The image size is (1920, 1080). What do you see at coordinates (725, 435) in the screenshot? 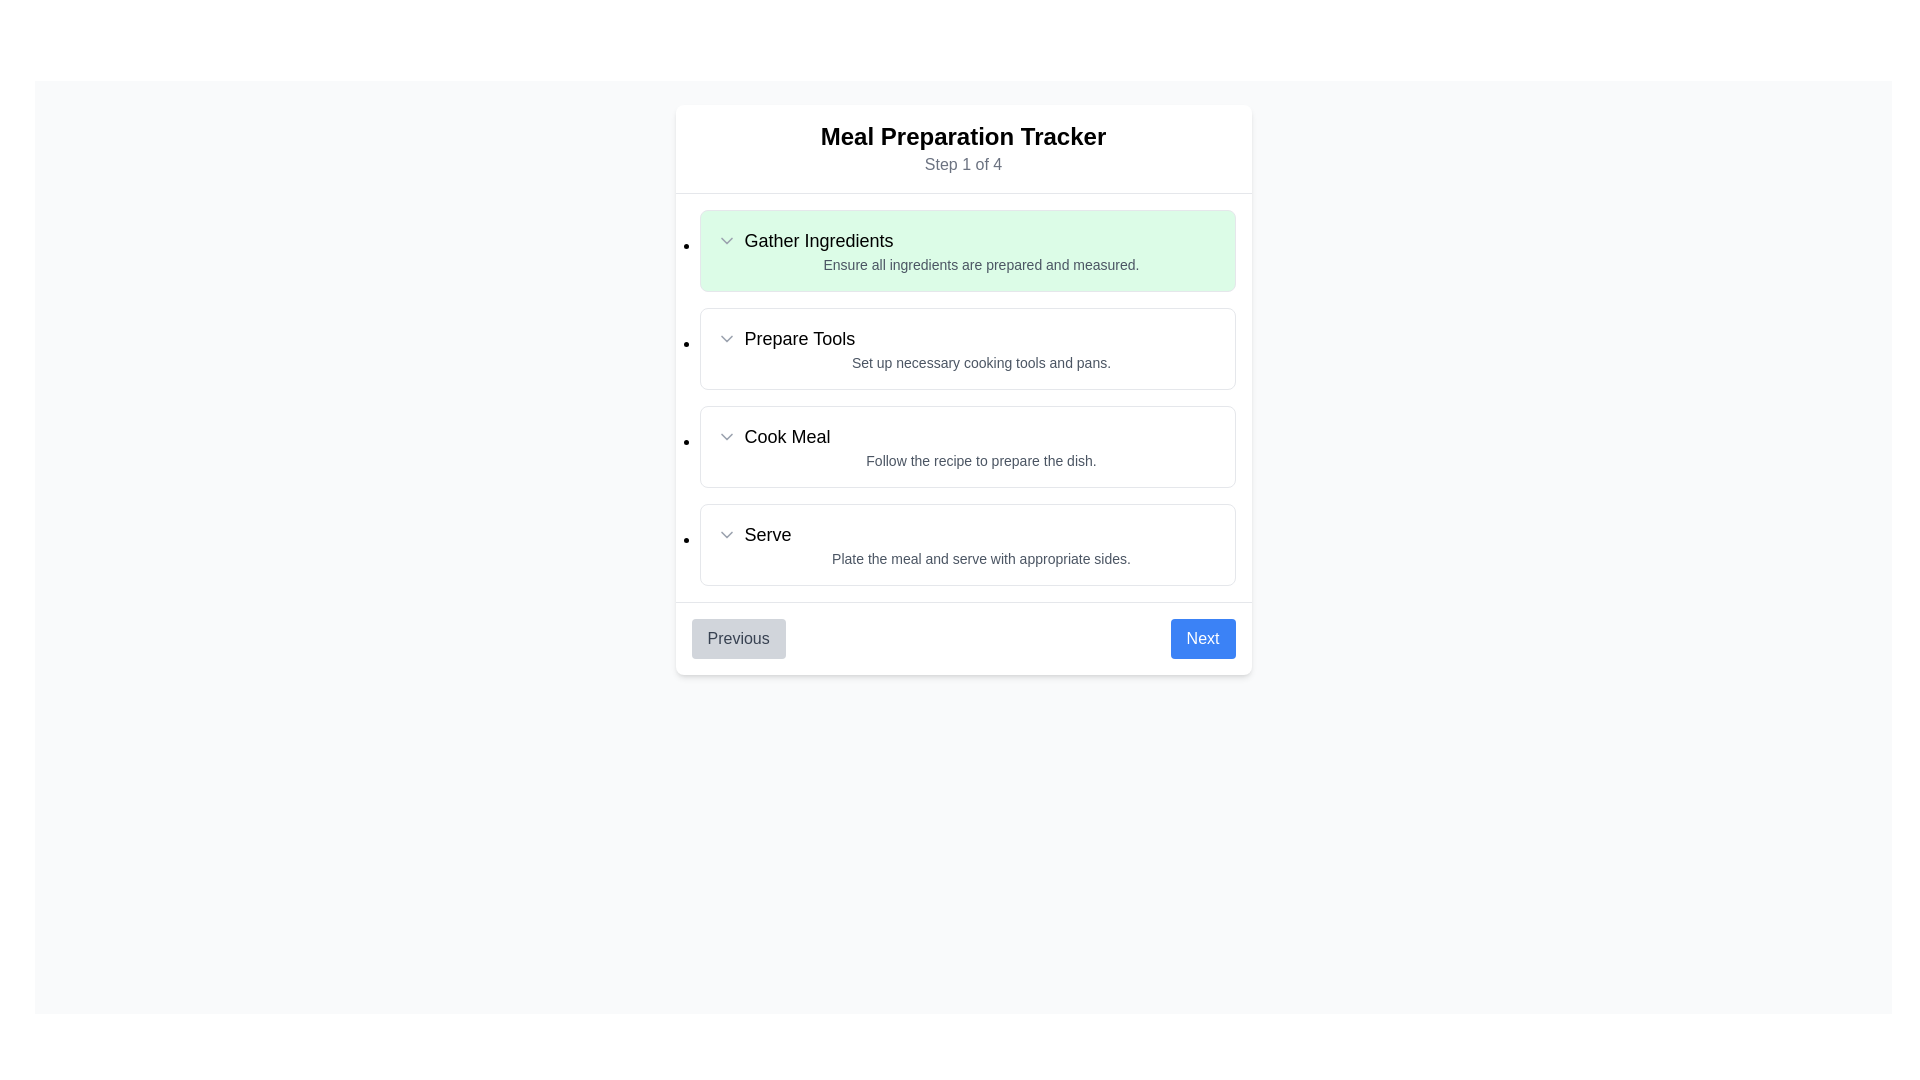
I see `the icon that serves as a visual indicator for collapsing or expanding additional information related to 'Cook Meal', which is positioned to the left of the text 'Cook Meal'` at bounding box center [725, 435].